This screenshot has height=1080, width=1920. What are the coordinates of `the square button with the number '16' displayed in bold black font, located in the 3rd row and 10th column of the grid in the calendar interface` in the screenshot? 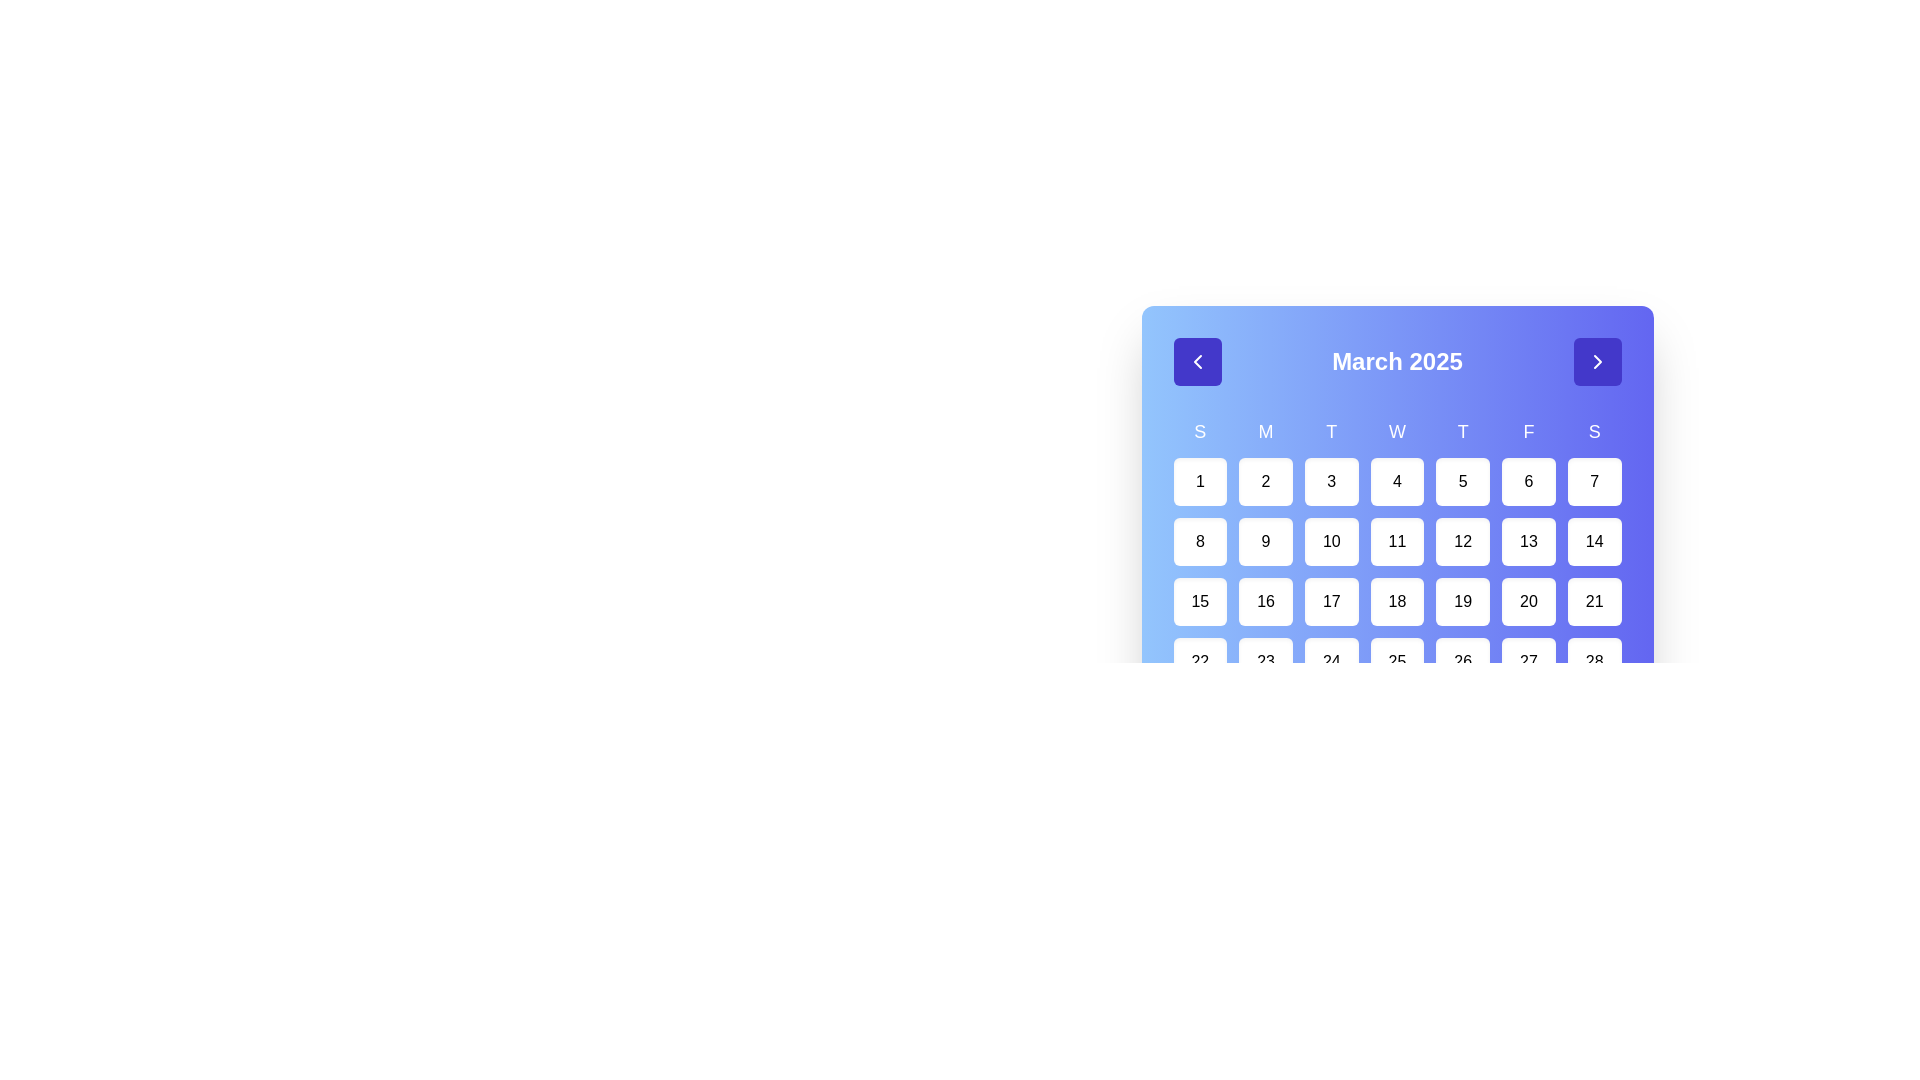 It's located at (1265, 600).